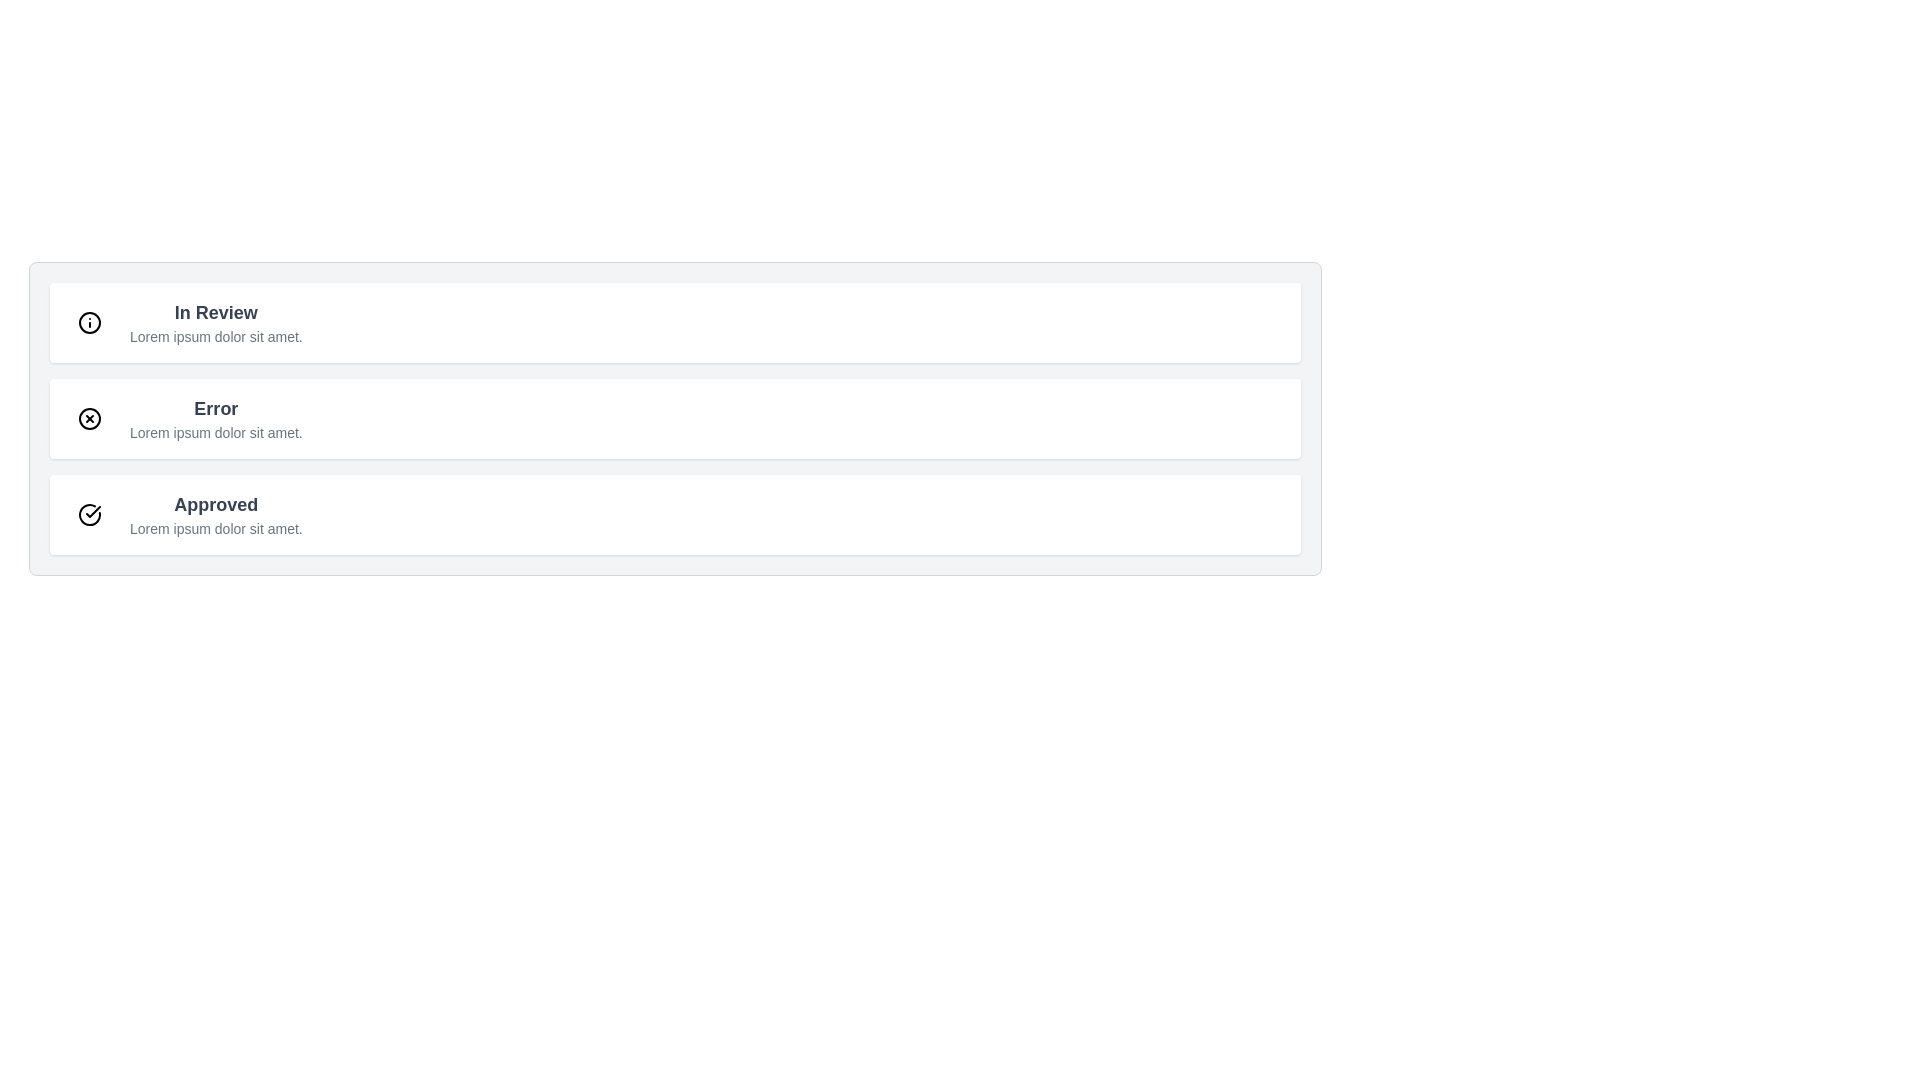 This screenshot has height=1080, width=1920. I want to click on code for the 'Approved' status icon located in the third row of the vertical list, positioned to the left of the text 'Approved', so click(92, 511).